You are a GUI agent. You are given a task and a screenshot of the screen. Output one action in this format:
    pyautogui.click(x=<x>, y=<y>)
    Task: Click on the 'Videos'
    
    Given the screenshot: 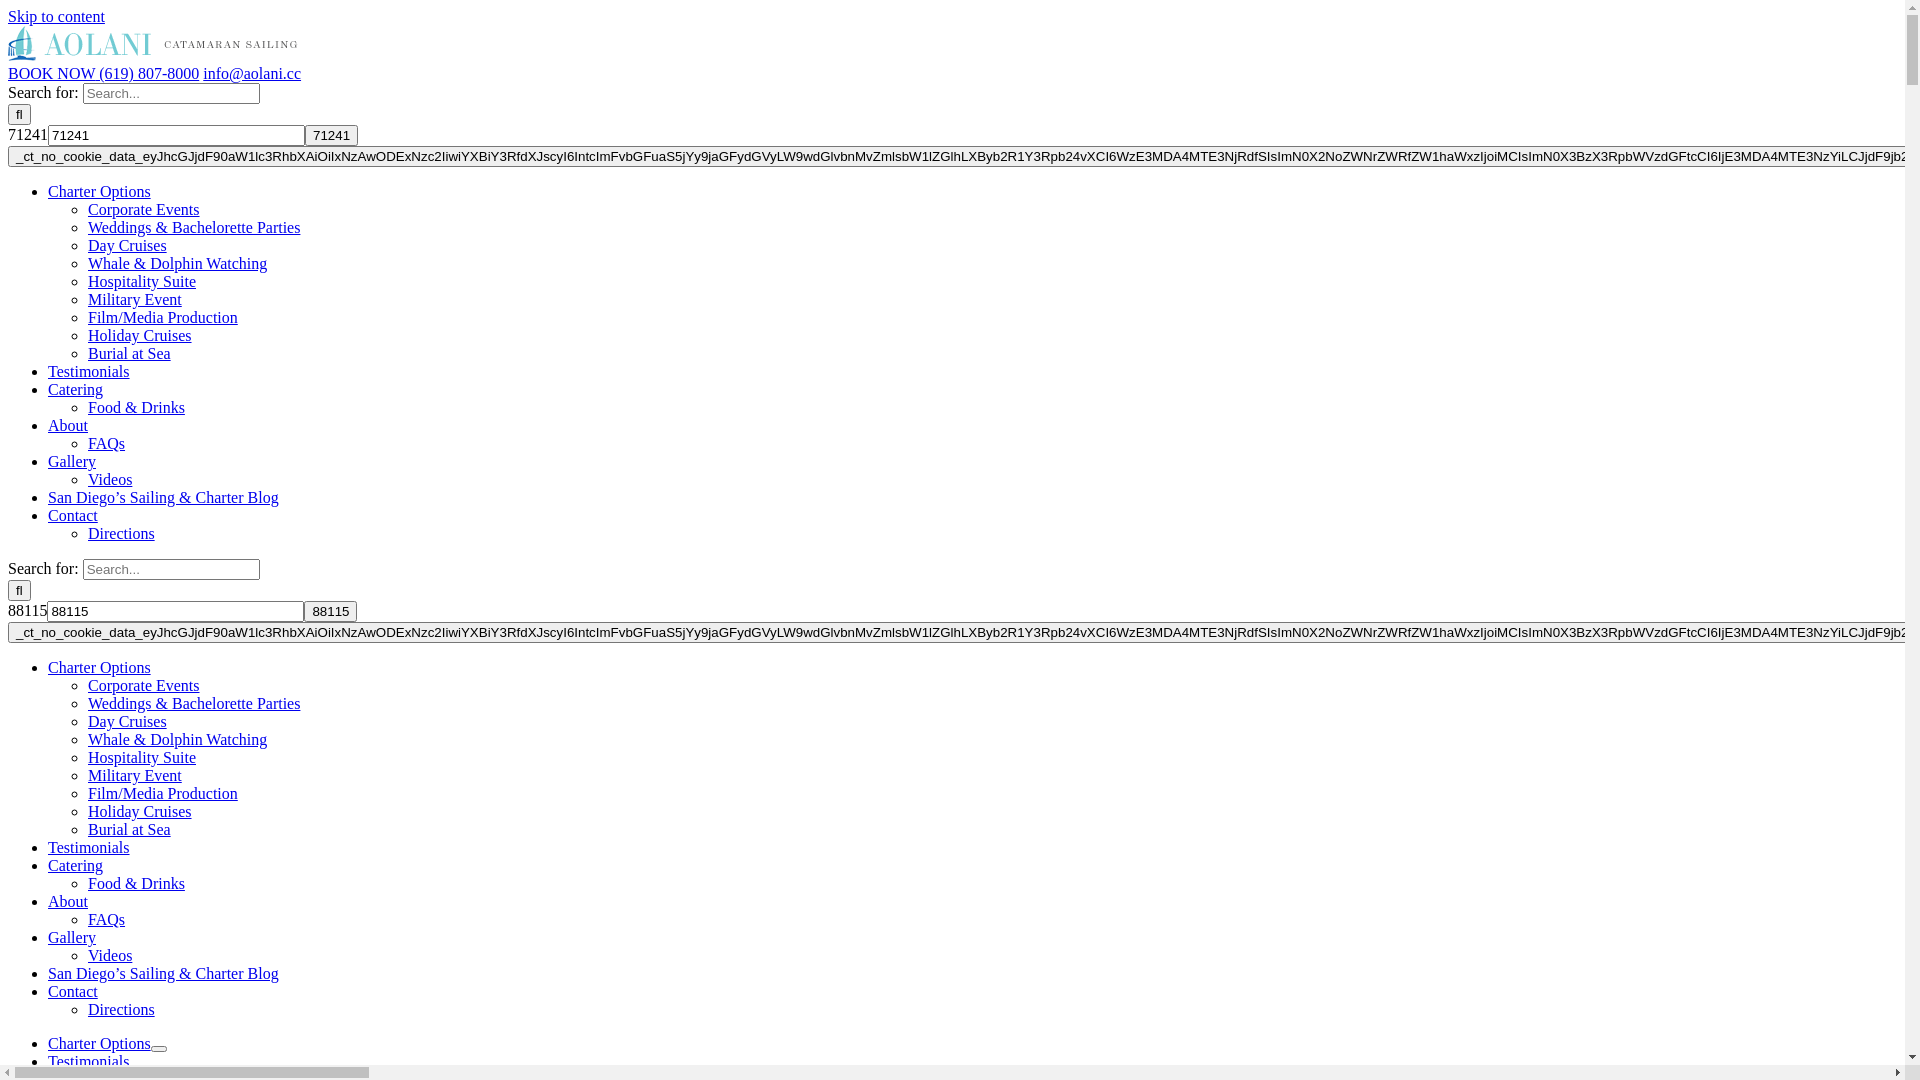 What is the action you would take?
    pyautogui.click(x=86, y=954)
    